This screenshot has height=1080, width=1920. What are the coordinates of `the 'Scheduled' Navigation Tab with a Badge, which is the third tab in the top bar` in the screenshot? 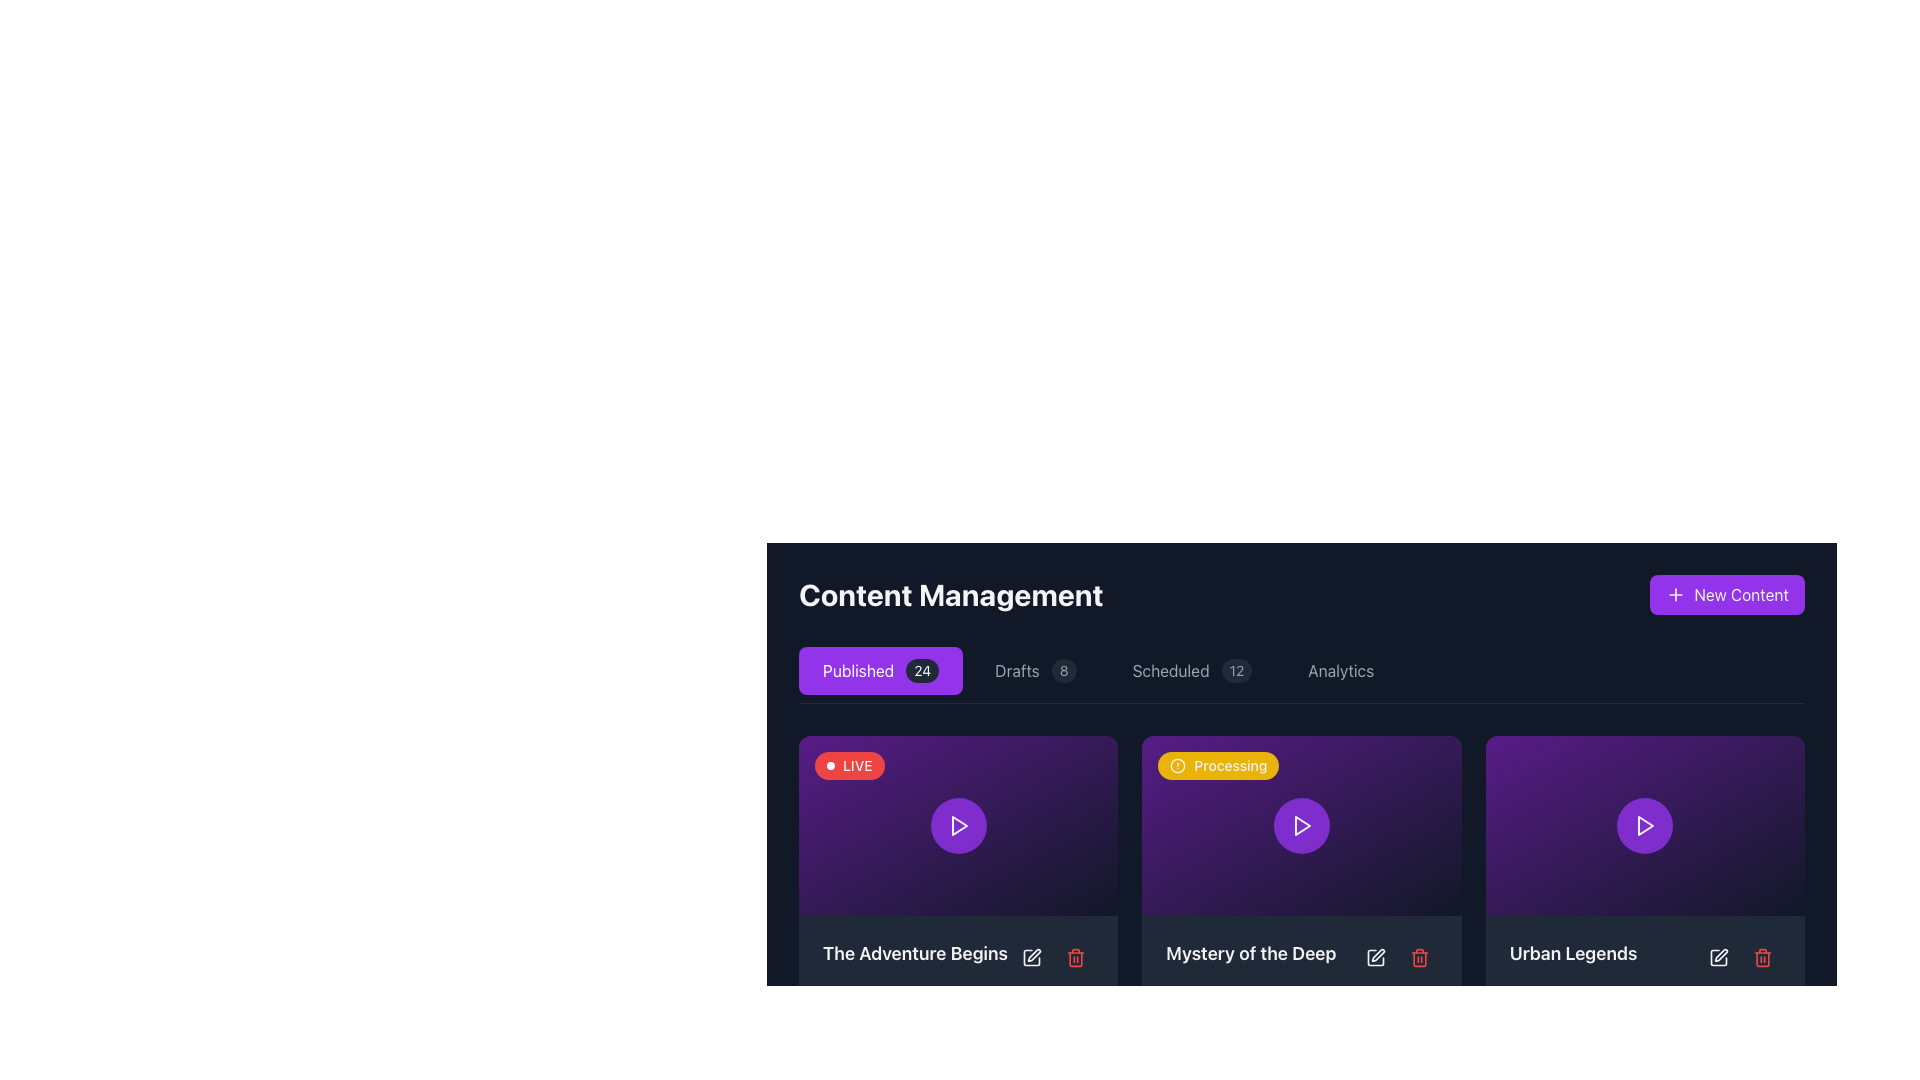 It's located at (1192, 671).